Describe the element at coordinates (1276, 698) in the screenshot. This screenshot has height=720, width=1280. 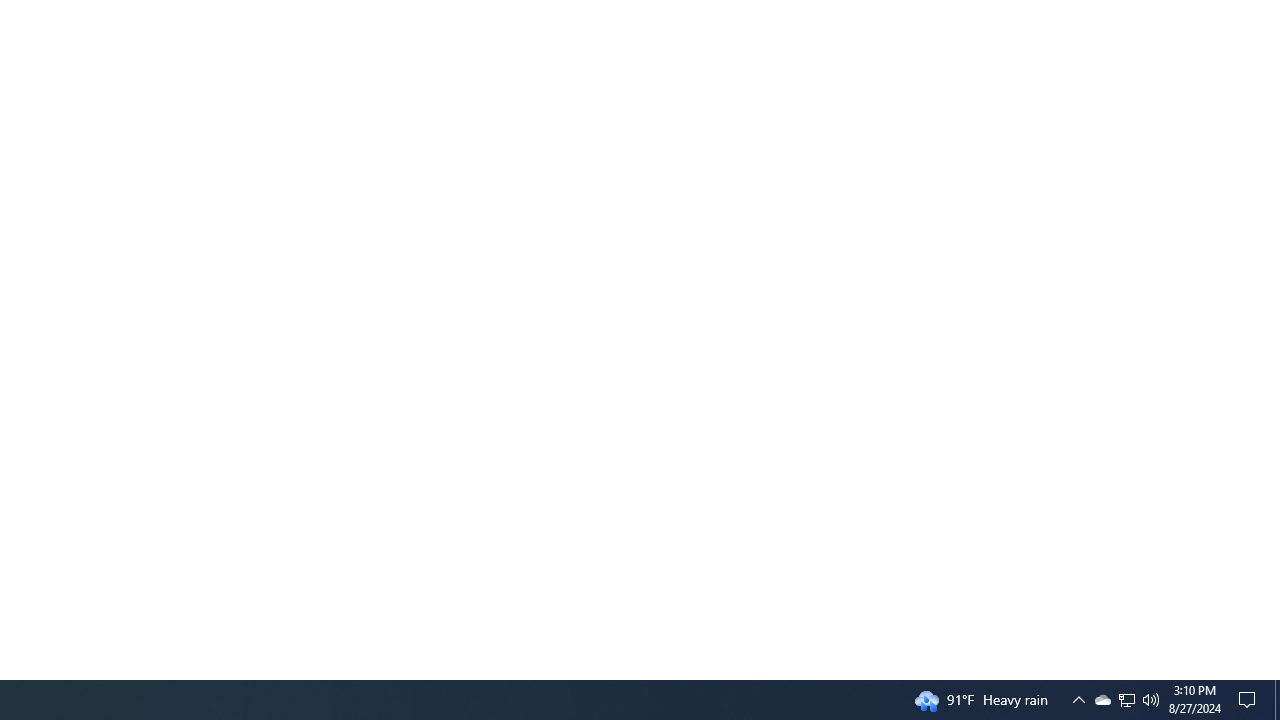
I see `'Show desktop'` at that location.